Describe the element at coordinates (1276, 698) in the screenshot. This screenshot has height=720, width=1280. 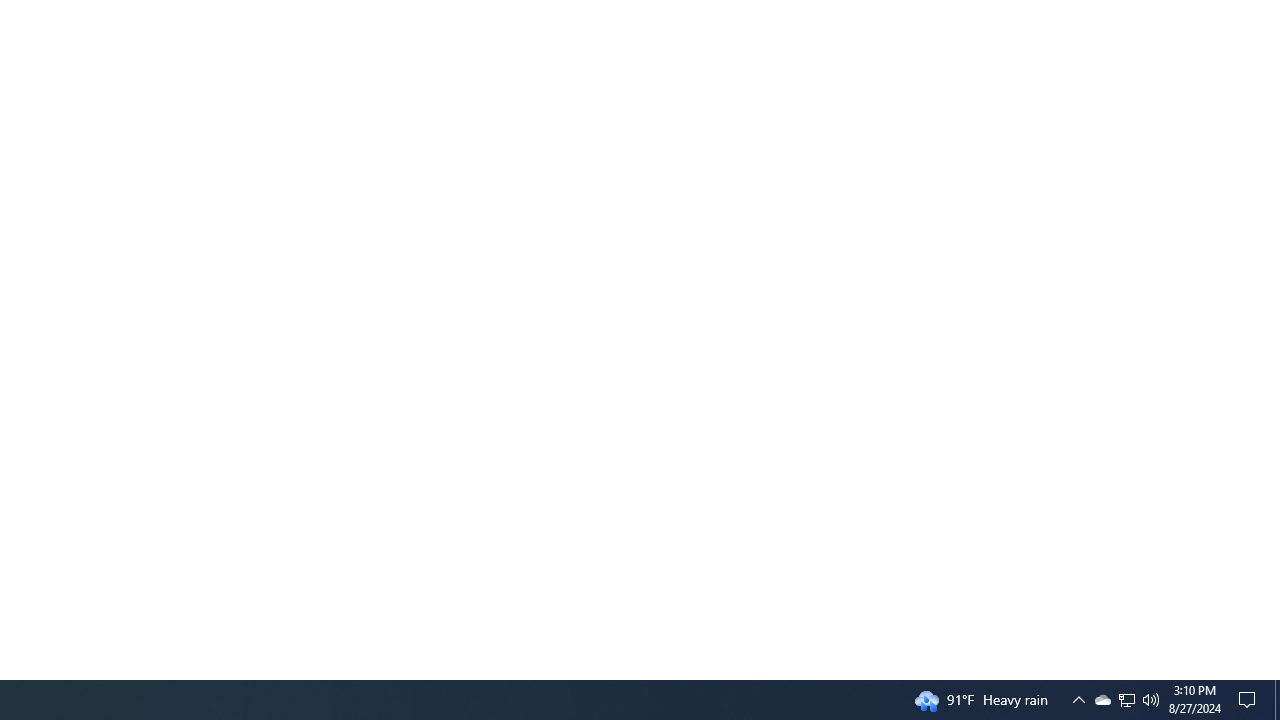
I see `'Show desktop'` at that location.